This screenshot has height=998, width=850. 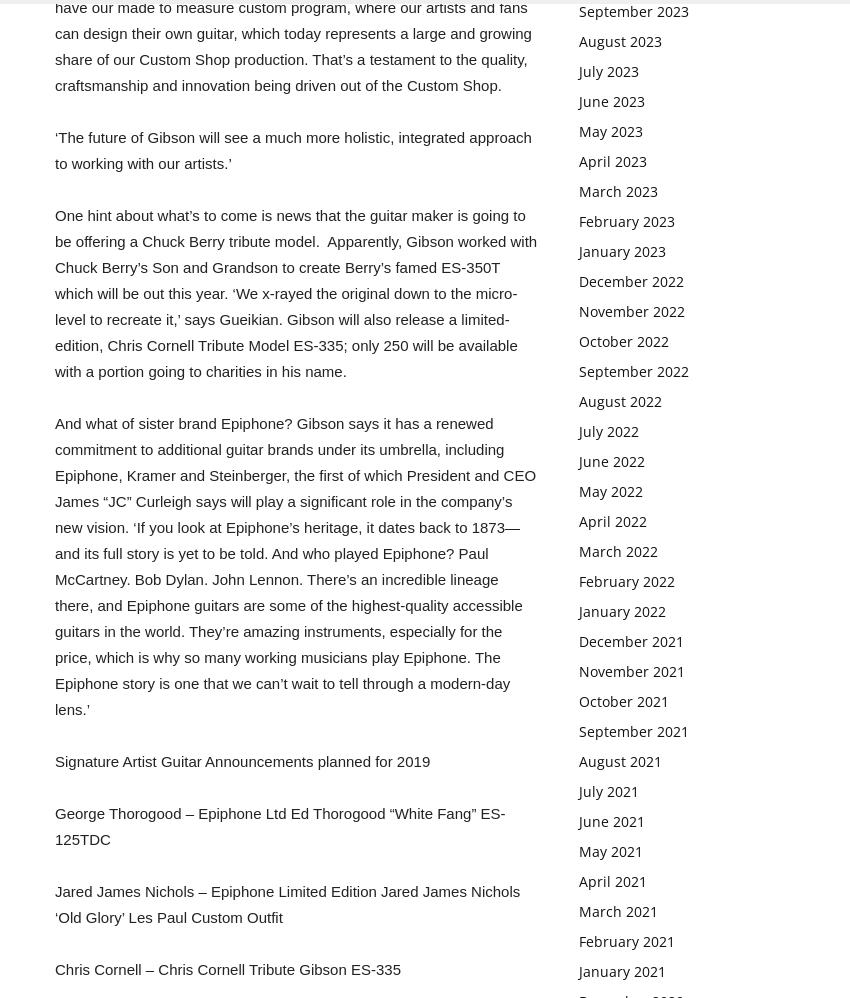 I want to click on 'September 2022', so click(x=633, y=370).